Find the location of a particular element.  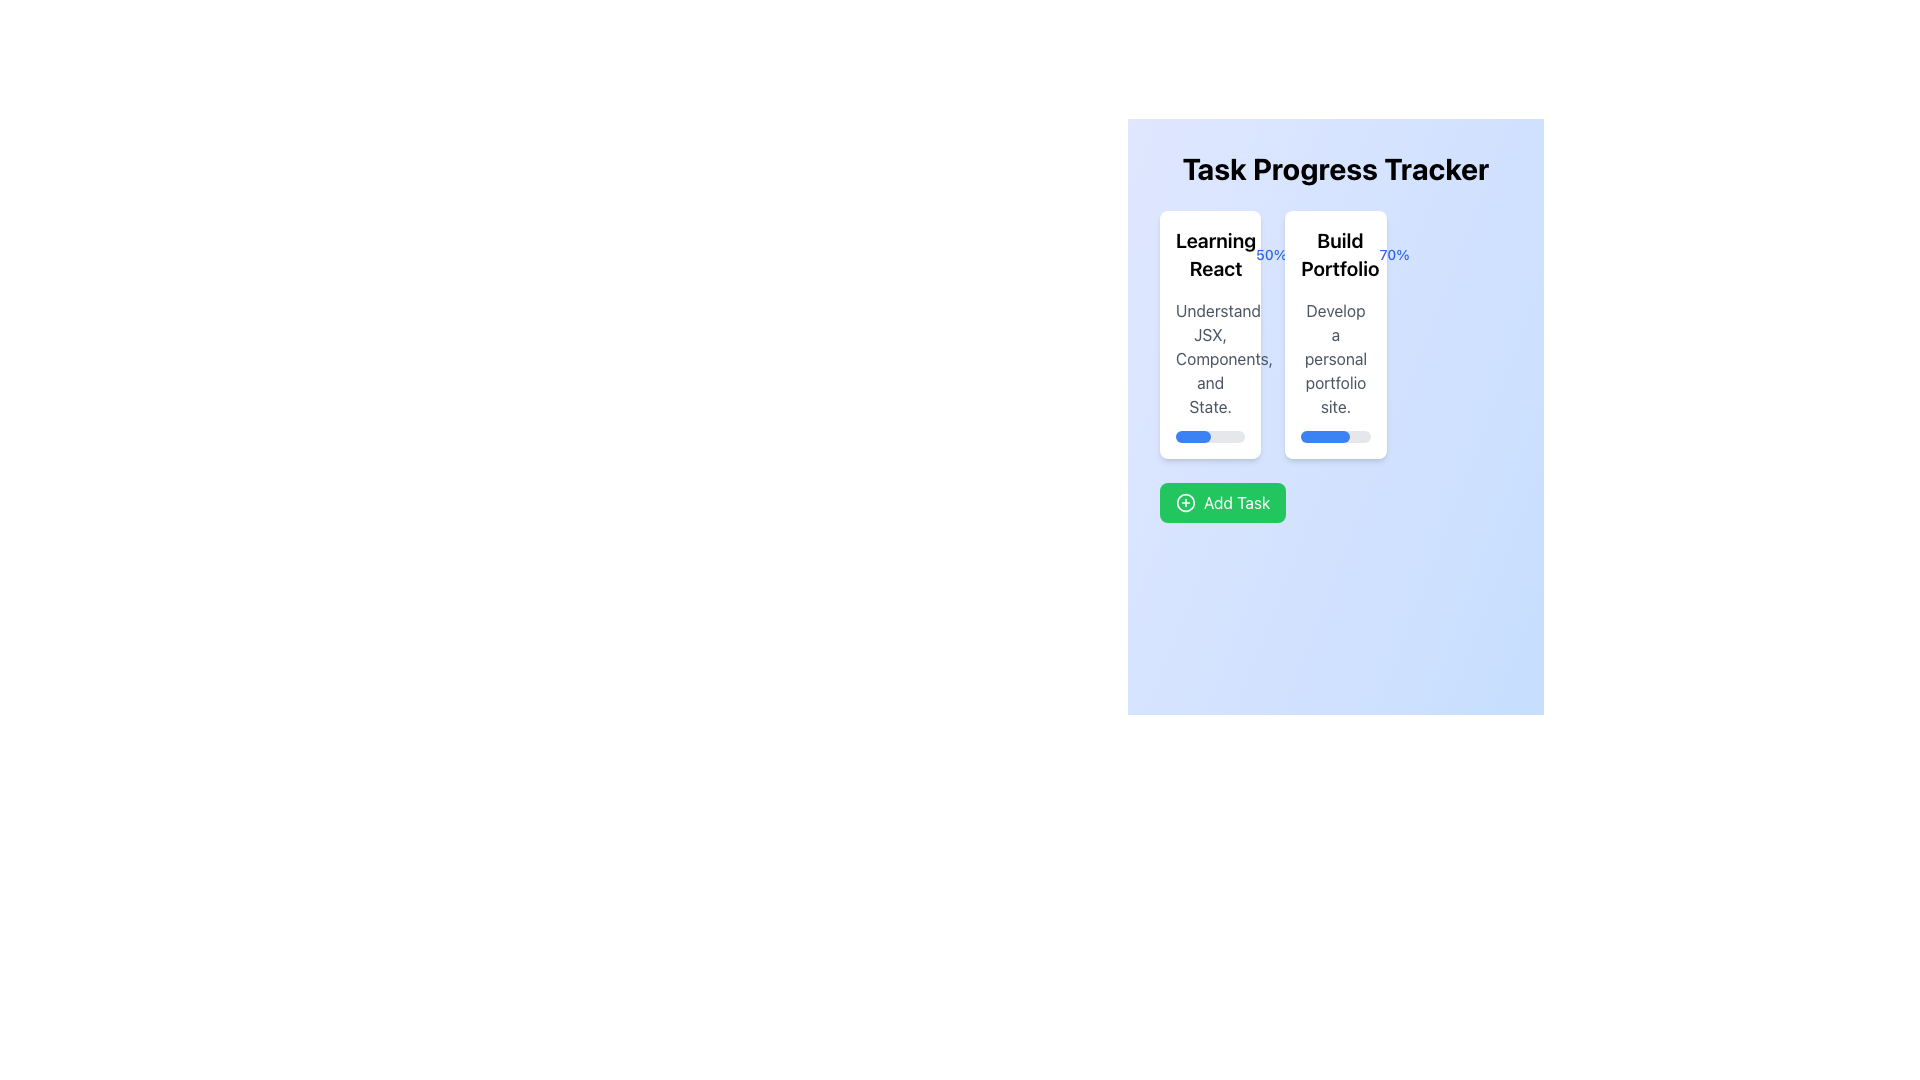

the title text label that serves as the headline for the task, located above the percentage label ('70%') within the second card in the horizontally aligned series of cards is located at coordinates (1340, 253).